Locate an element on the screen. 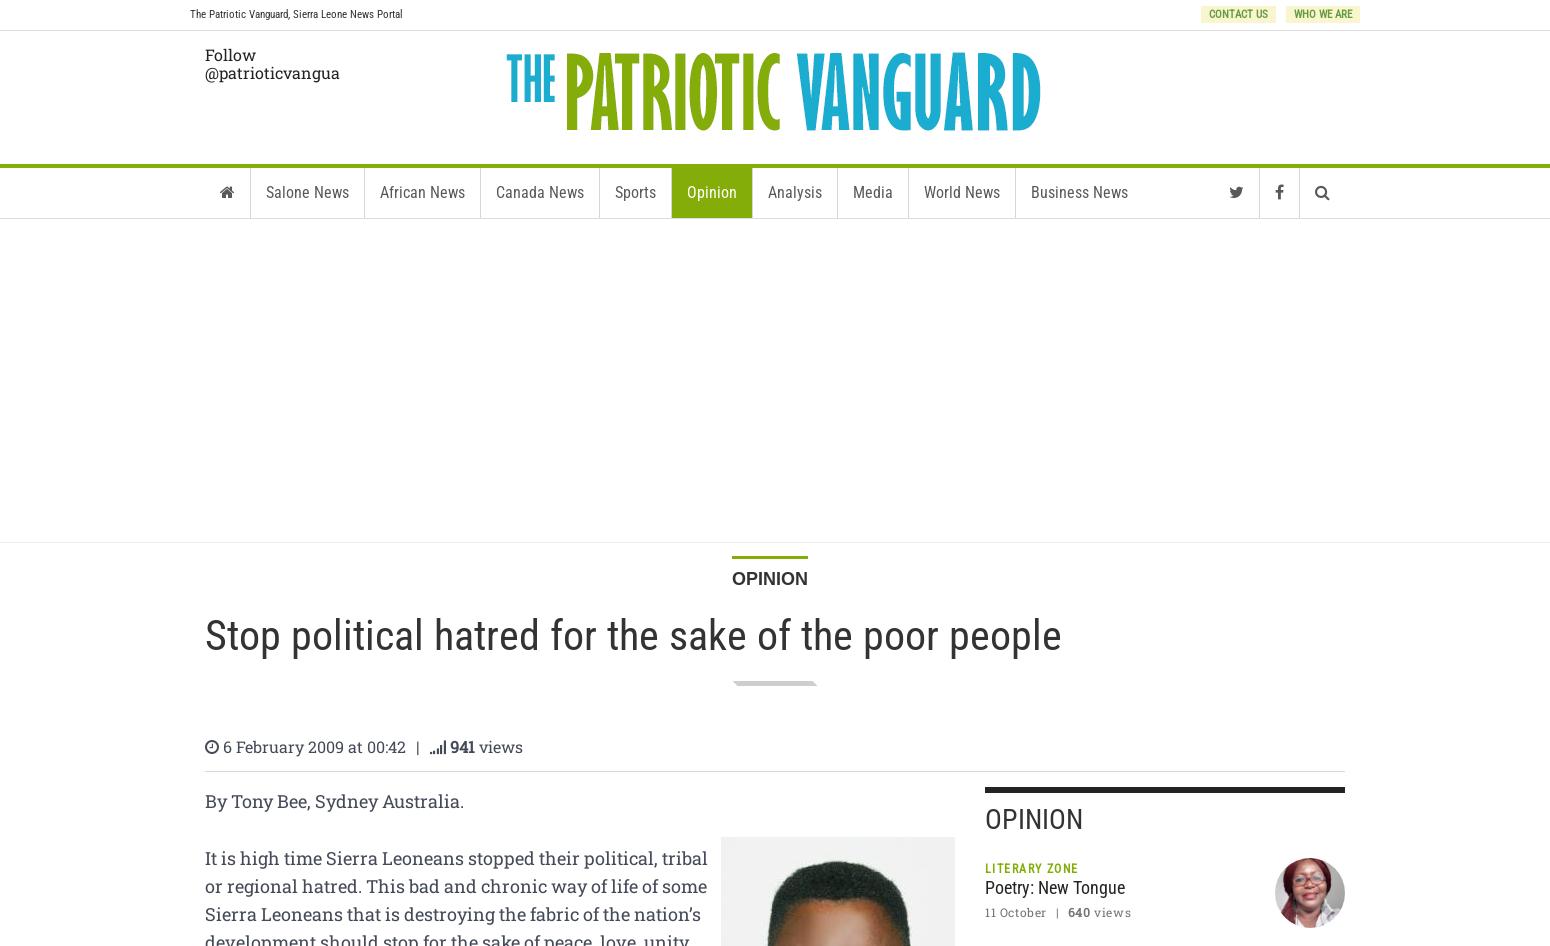 This screenshot has height=946, width=1550. 'Contact US' is located at coordinates (1209, 14).